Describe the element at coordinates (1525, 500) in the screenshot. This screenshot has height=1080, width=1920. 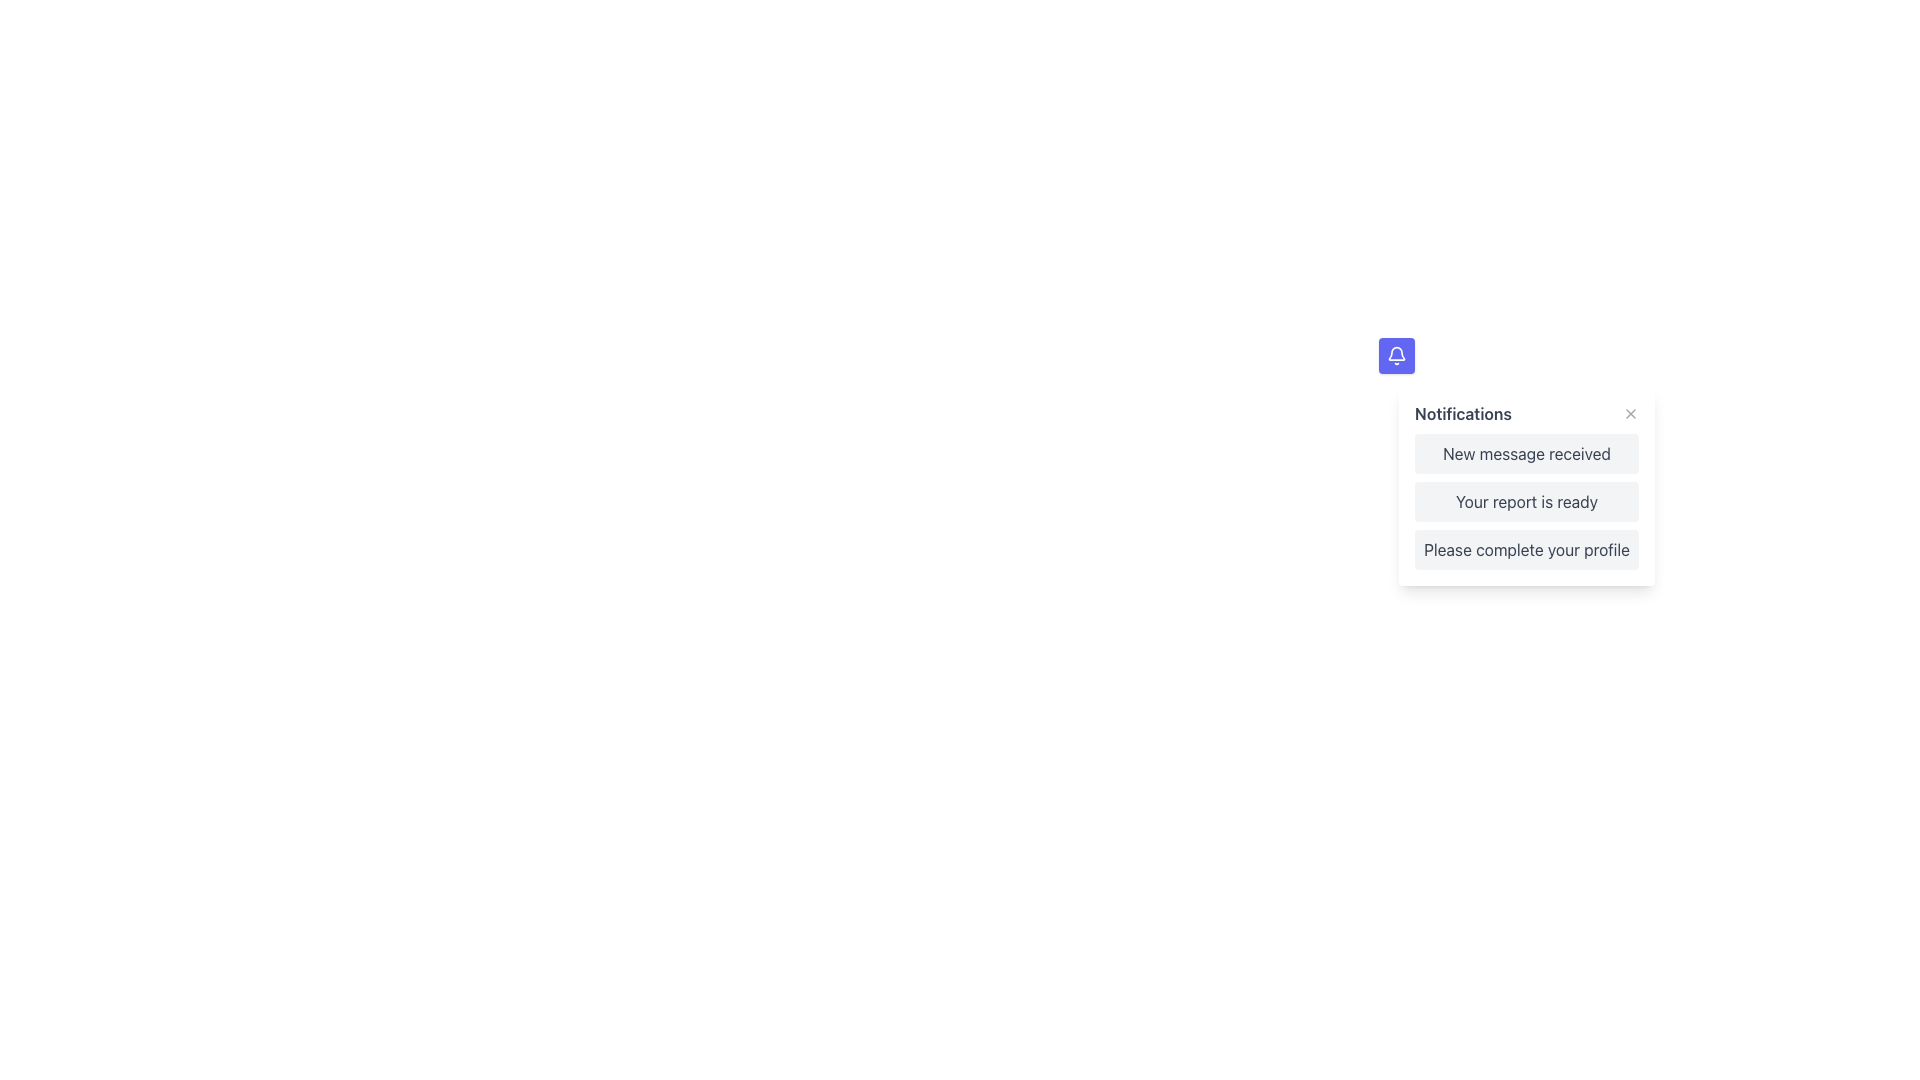
I see `the text display panel that contains the notification 'Your report is ready', which is the second item in a vertical stack of notifications` at that location.